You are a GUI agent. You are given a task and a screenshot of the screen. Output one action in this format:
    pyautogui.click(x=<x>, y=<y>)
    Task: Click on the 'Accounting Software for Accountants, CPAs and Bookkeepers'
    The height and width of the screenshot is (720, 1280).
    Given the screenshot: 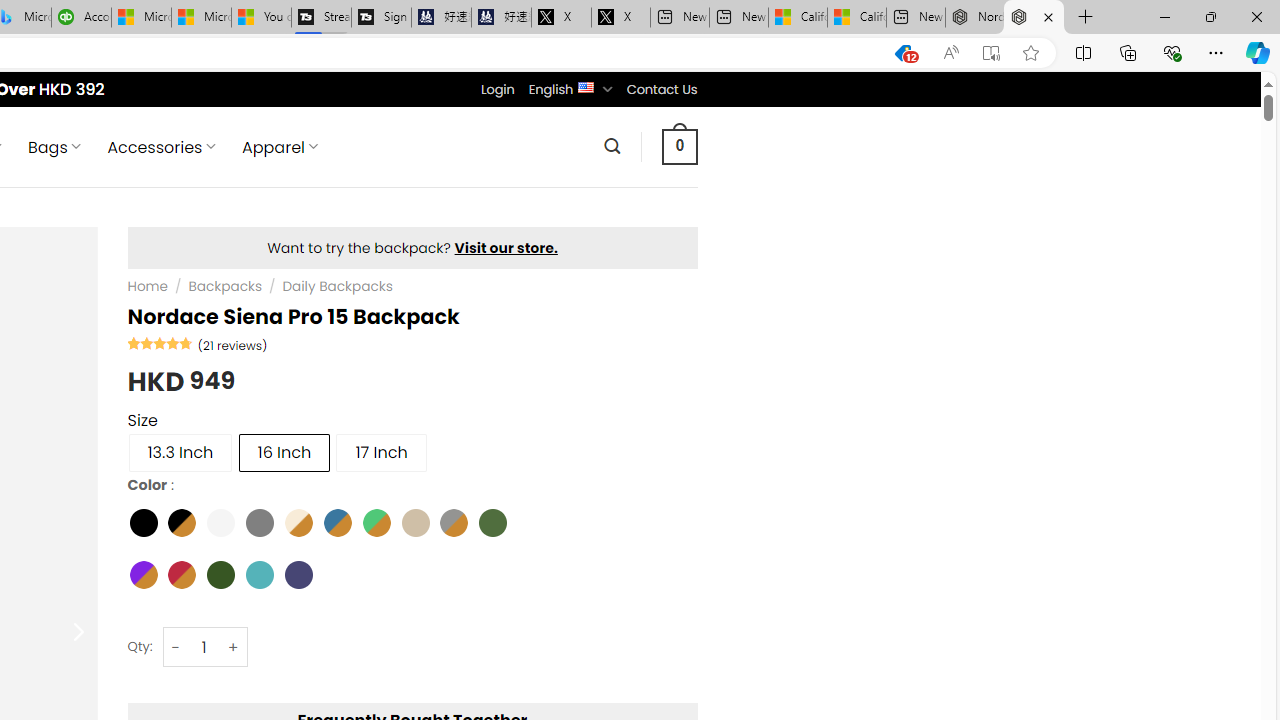 What is the action you would take?
    pyautogui.click(x=80, y=17)
    